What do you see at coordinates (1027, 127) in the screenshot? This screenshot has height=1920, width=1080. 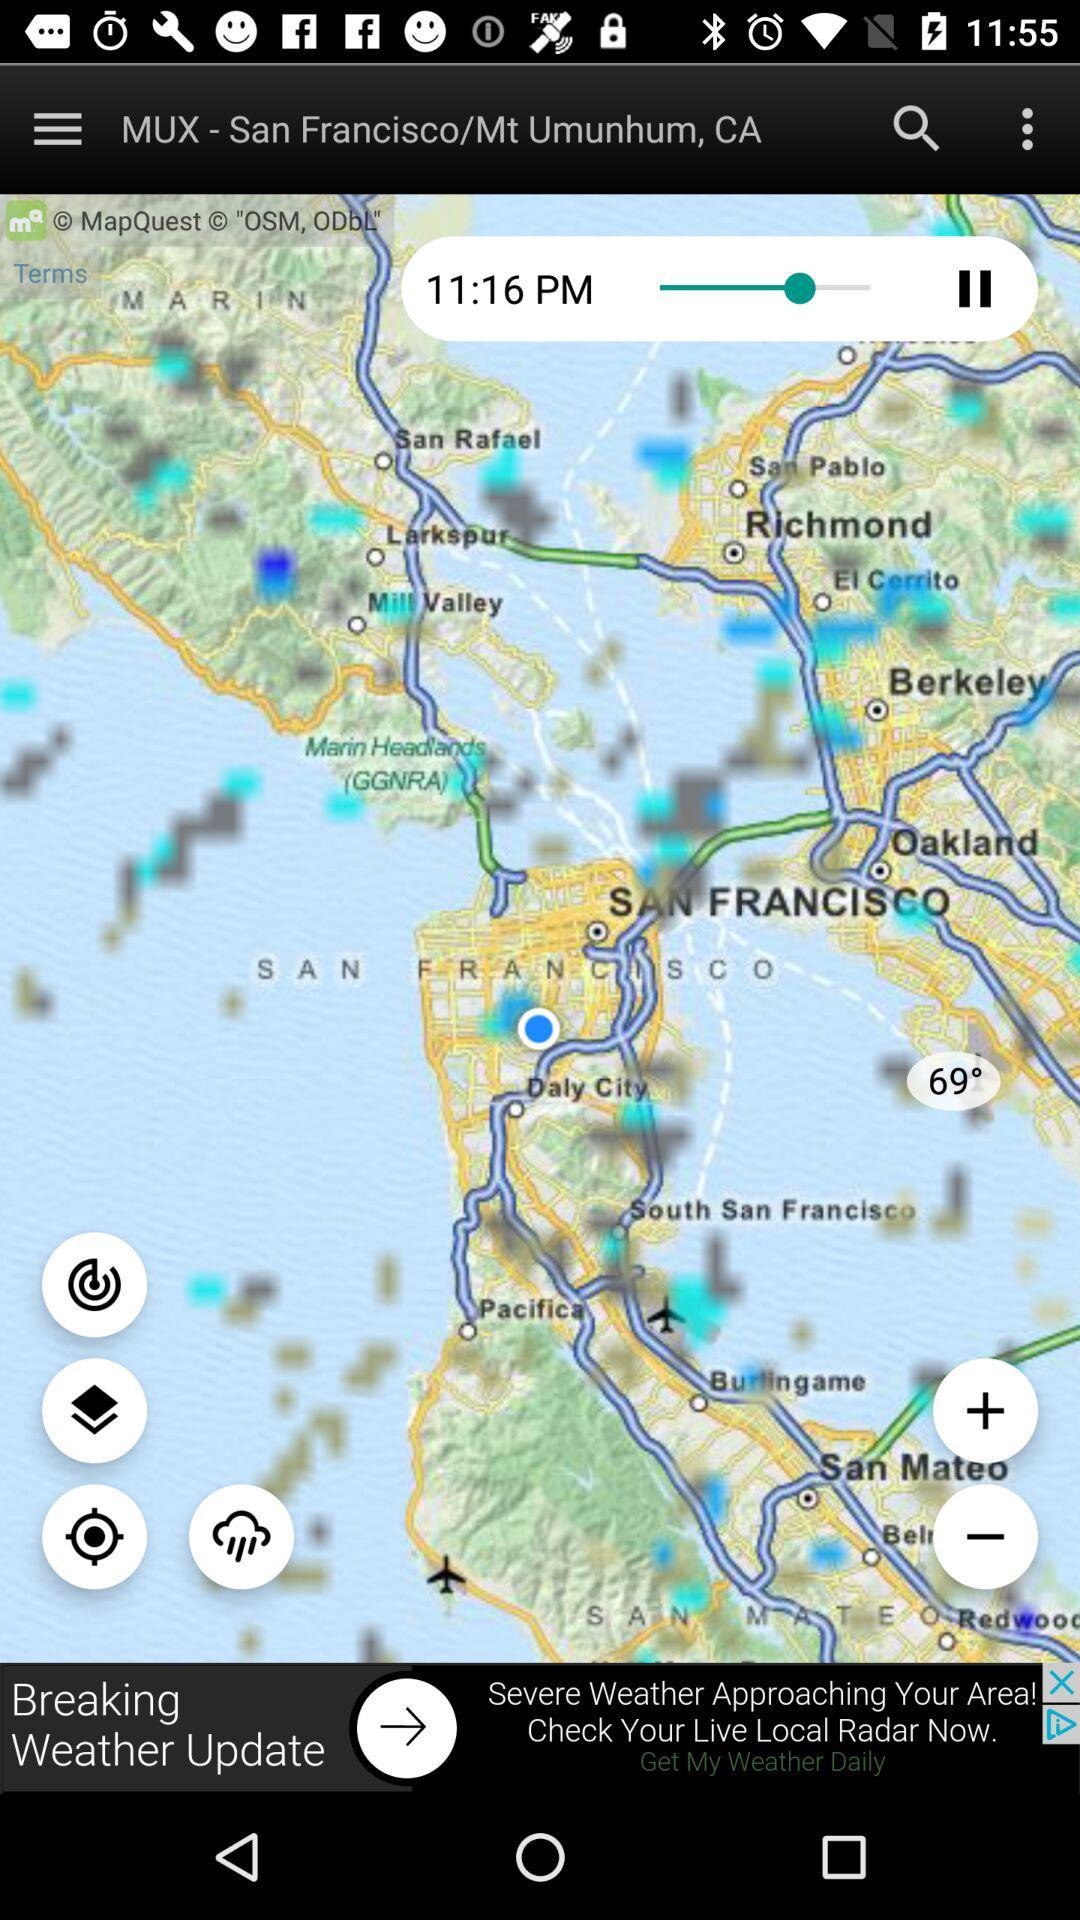 I see `the more icon` at bounding box center [1027, 127].